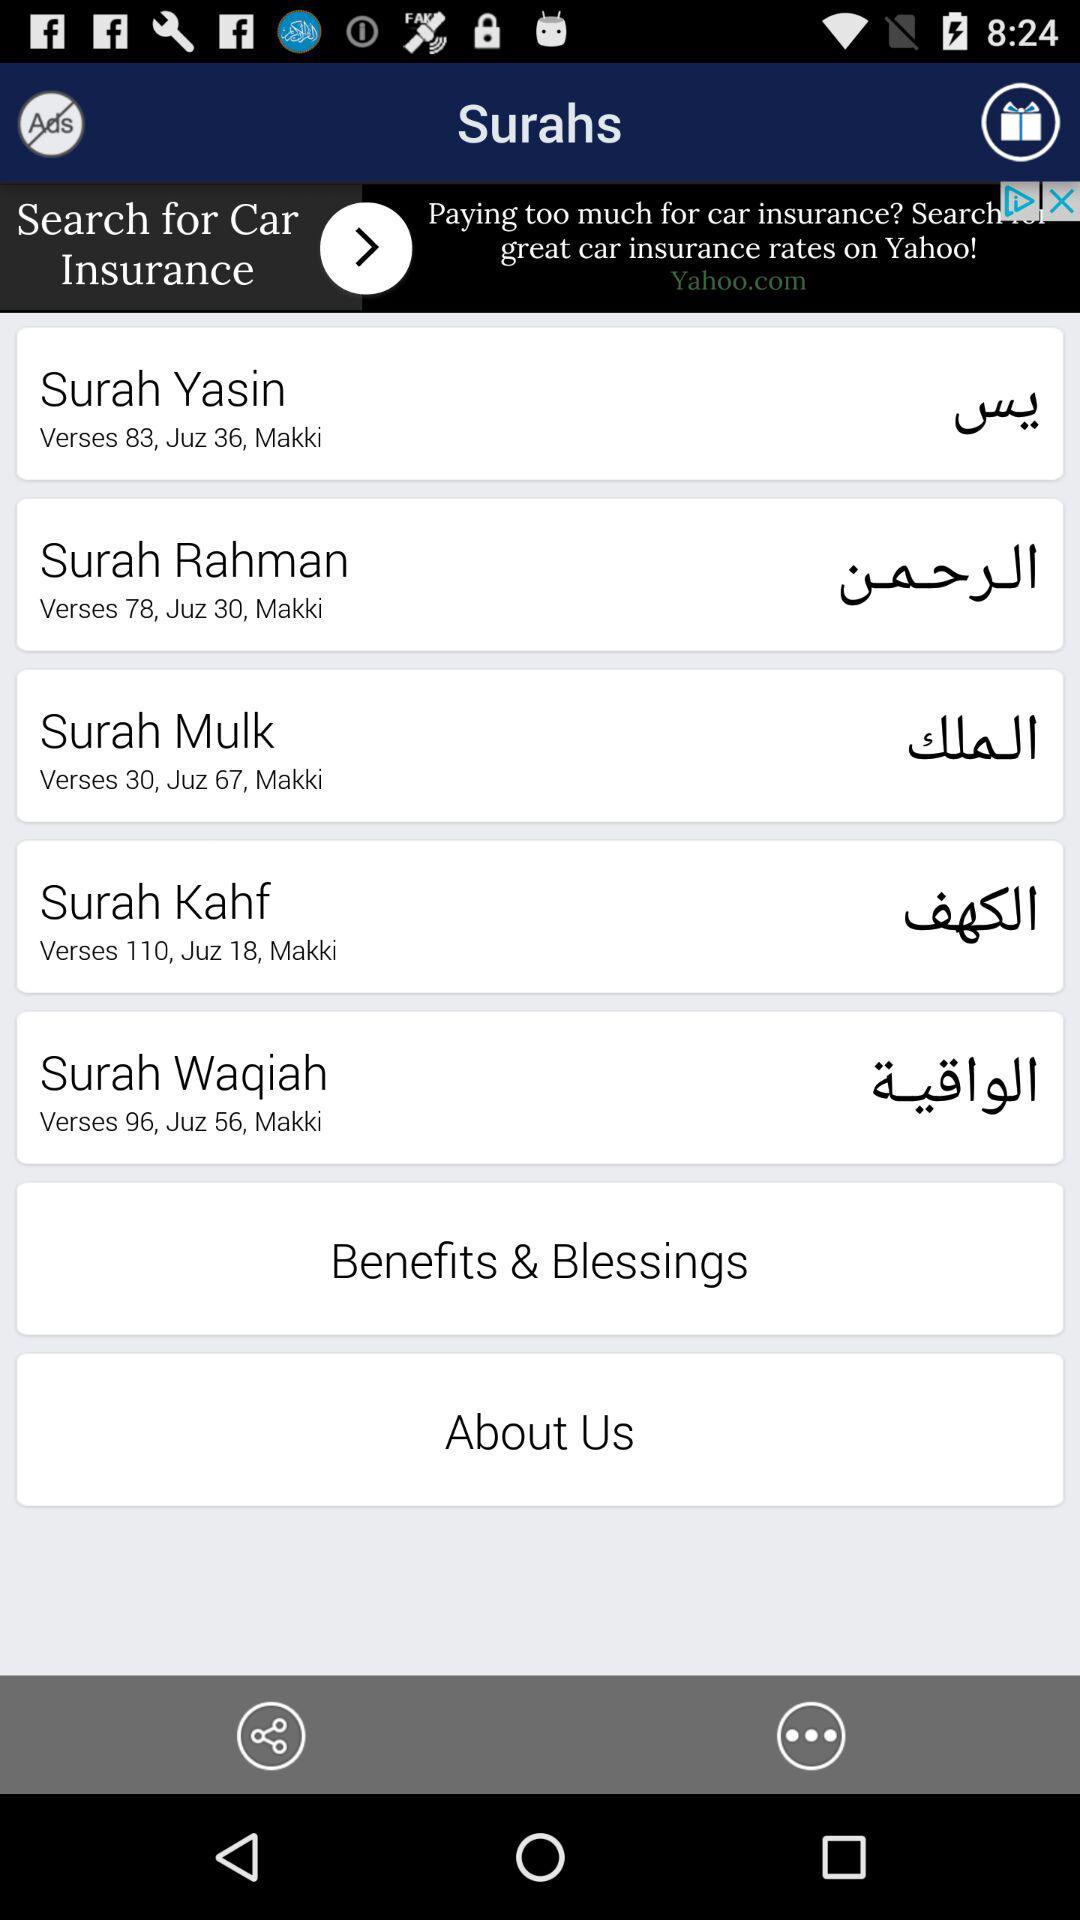 The height and width of the screenshot is (1920, 1080). What do you see at coordinates (1020, 121) in the screenshot?
I see `gifte` at bounding box center [1020, 121].